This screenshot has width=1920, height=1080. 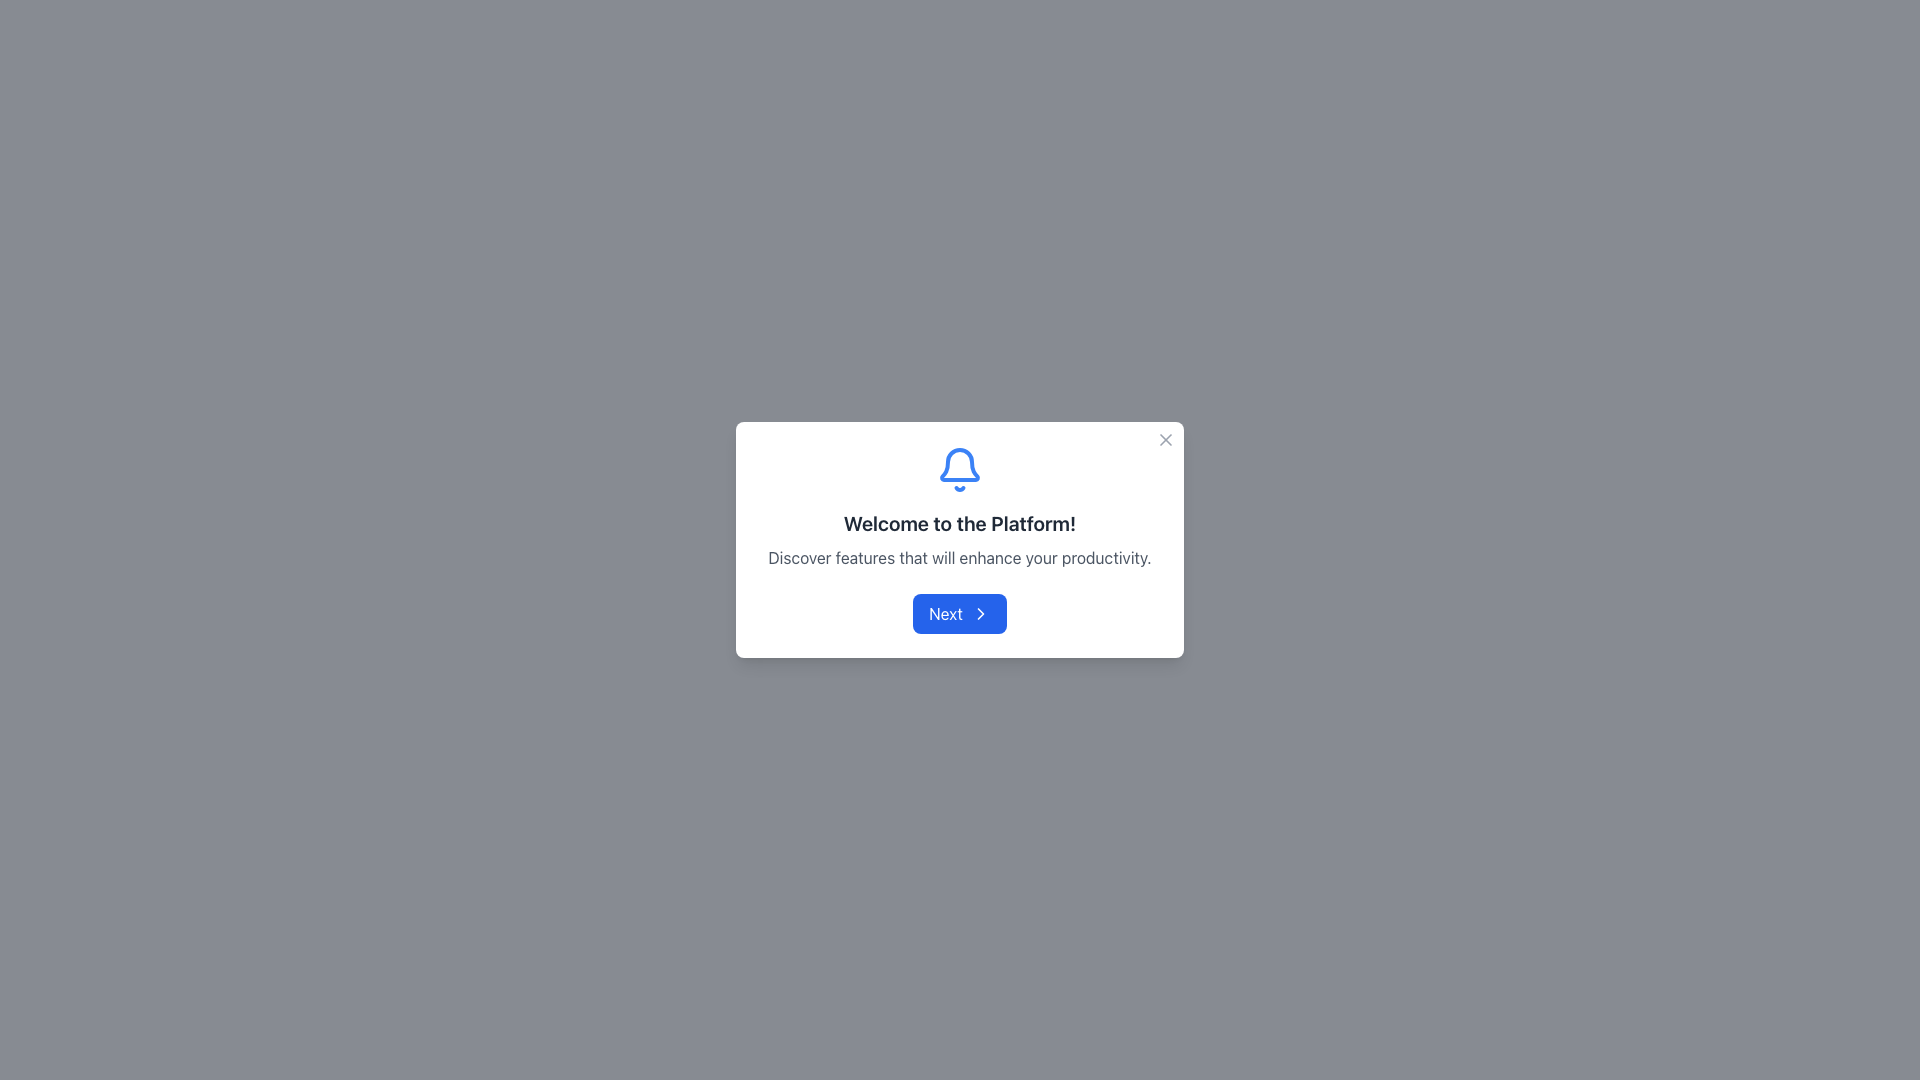 I want to click on static text label located within the modal dialog box, centered below the title 'Welcome to the Platform!', so click(x=960, y=558).